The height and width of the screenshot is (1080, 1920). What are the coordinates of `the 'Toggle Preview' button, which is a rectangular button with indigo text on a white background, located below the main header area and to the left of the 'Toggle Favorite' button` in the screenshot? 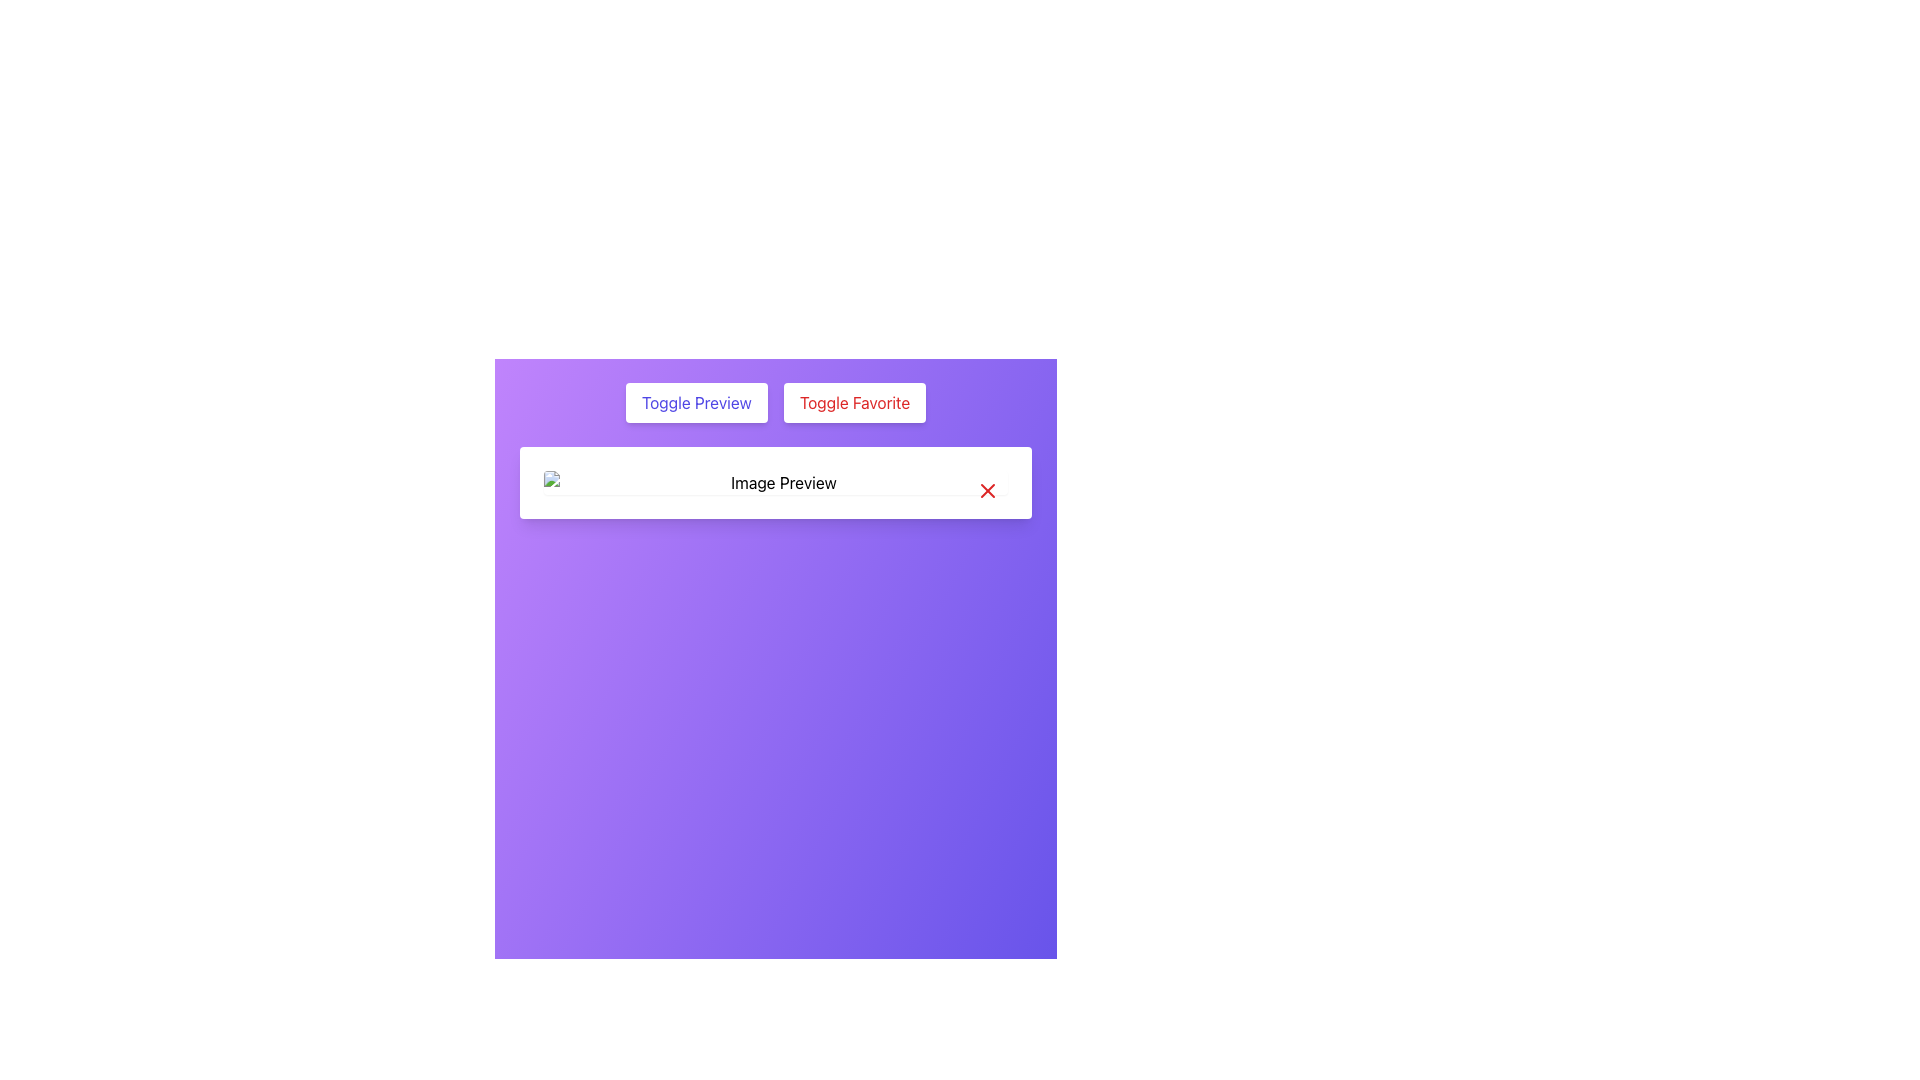 It's located at (696, 402).